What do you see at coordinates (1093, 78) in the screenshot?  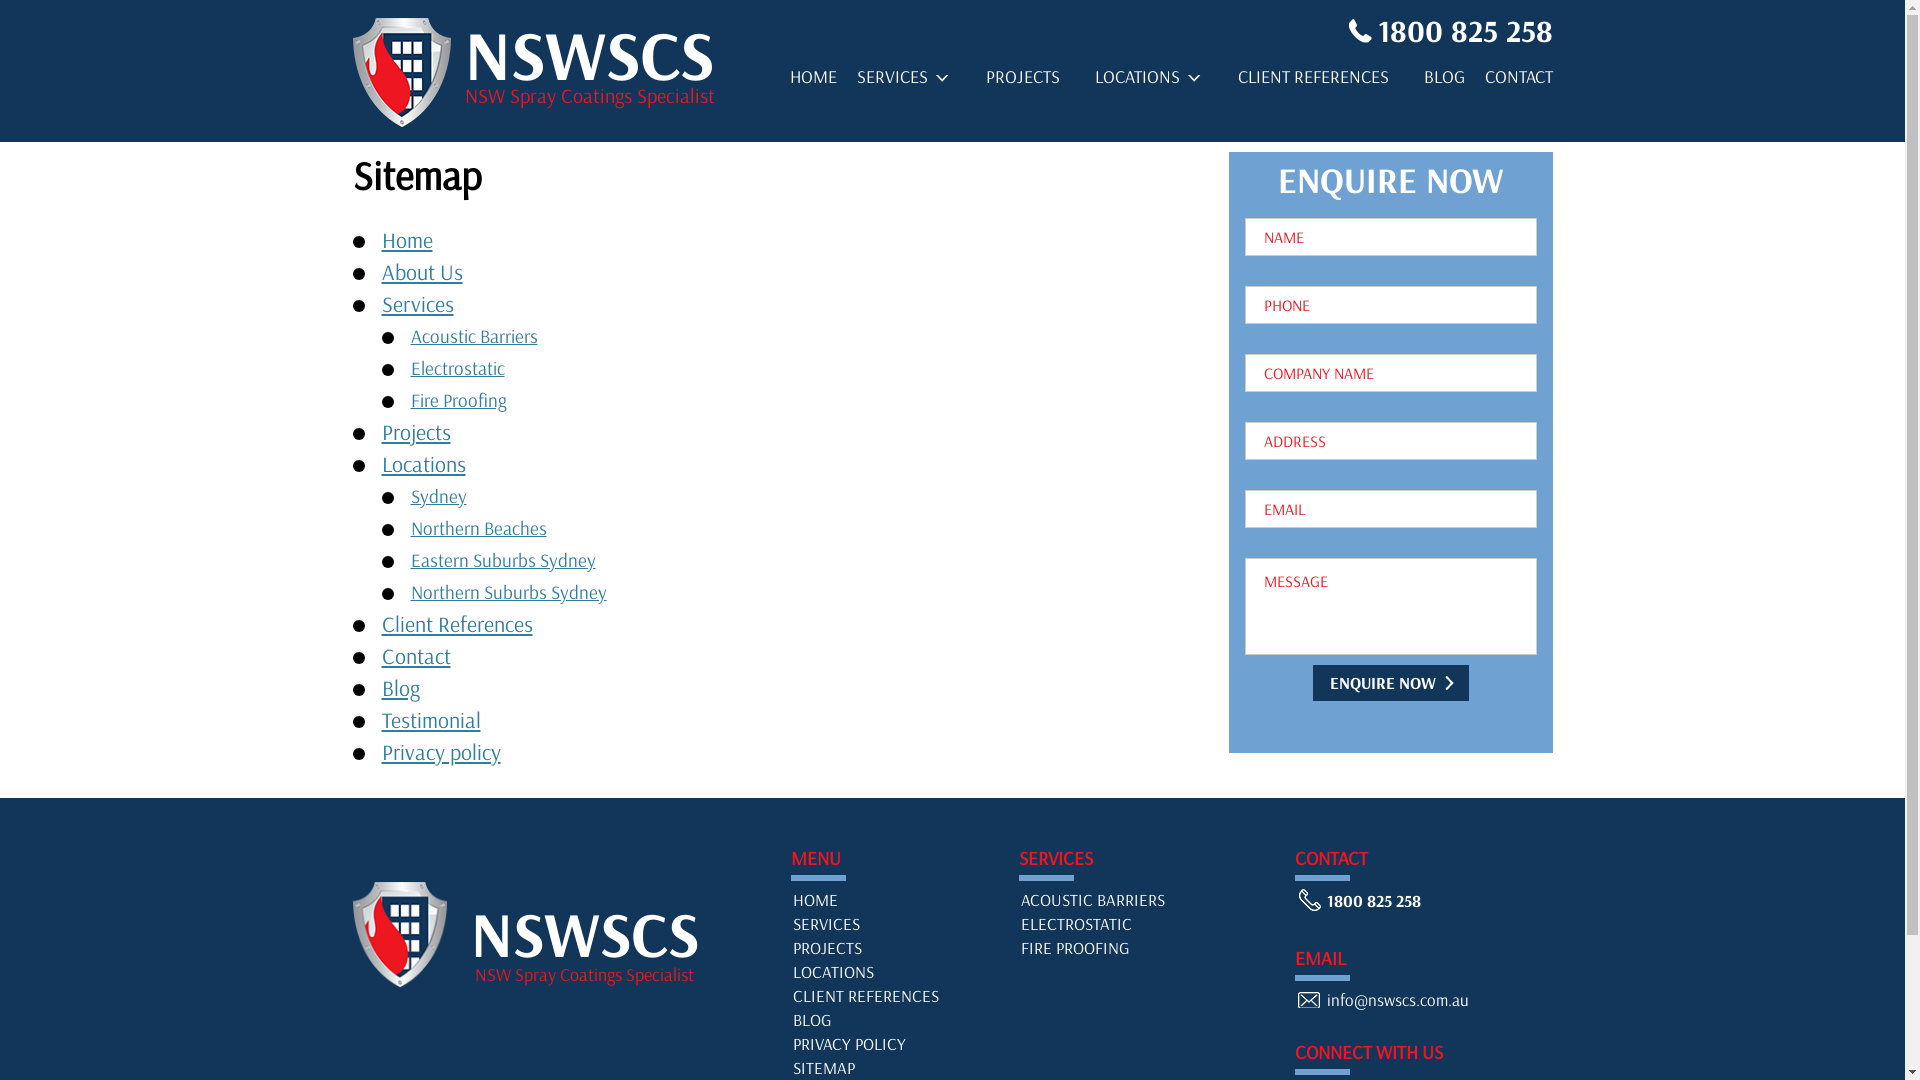 I see `'LOCATIONS'` at bounding box center [1093, 78].